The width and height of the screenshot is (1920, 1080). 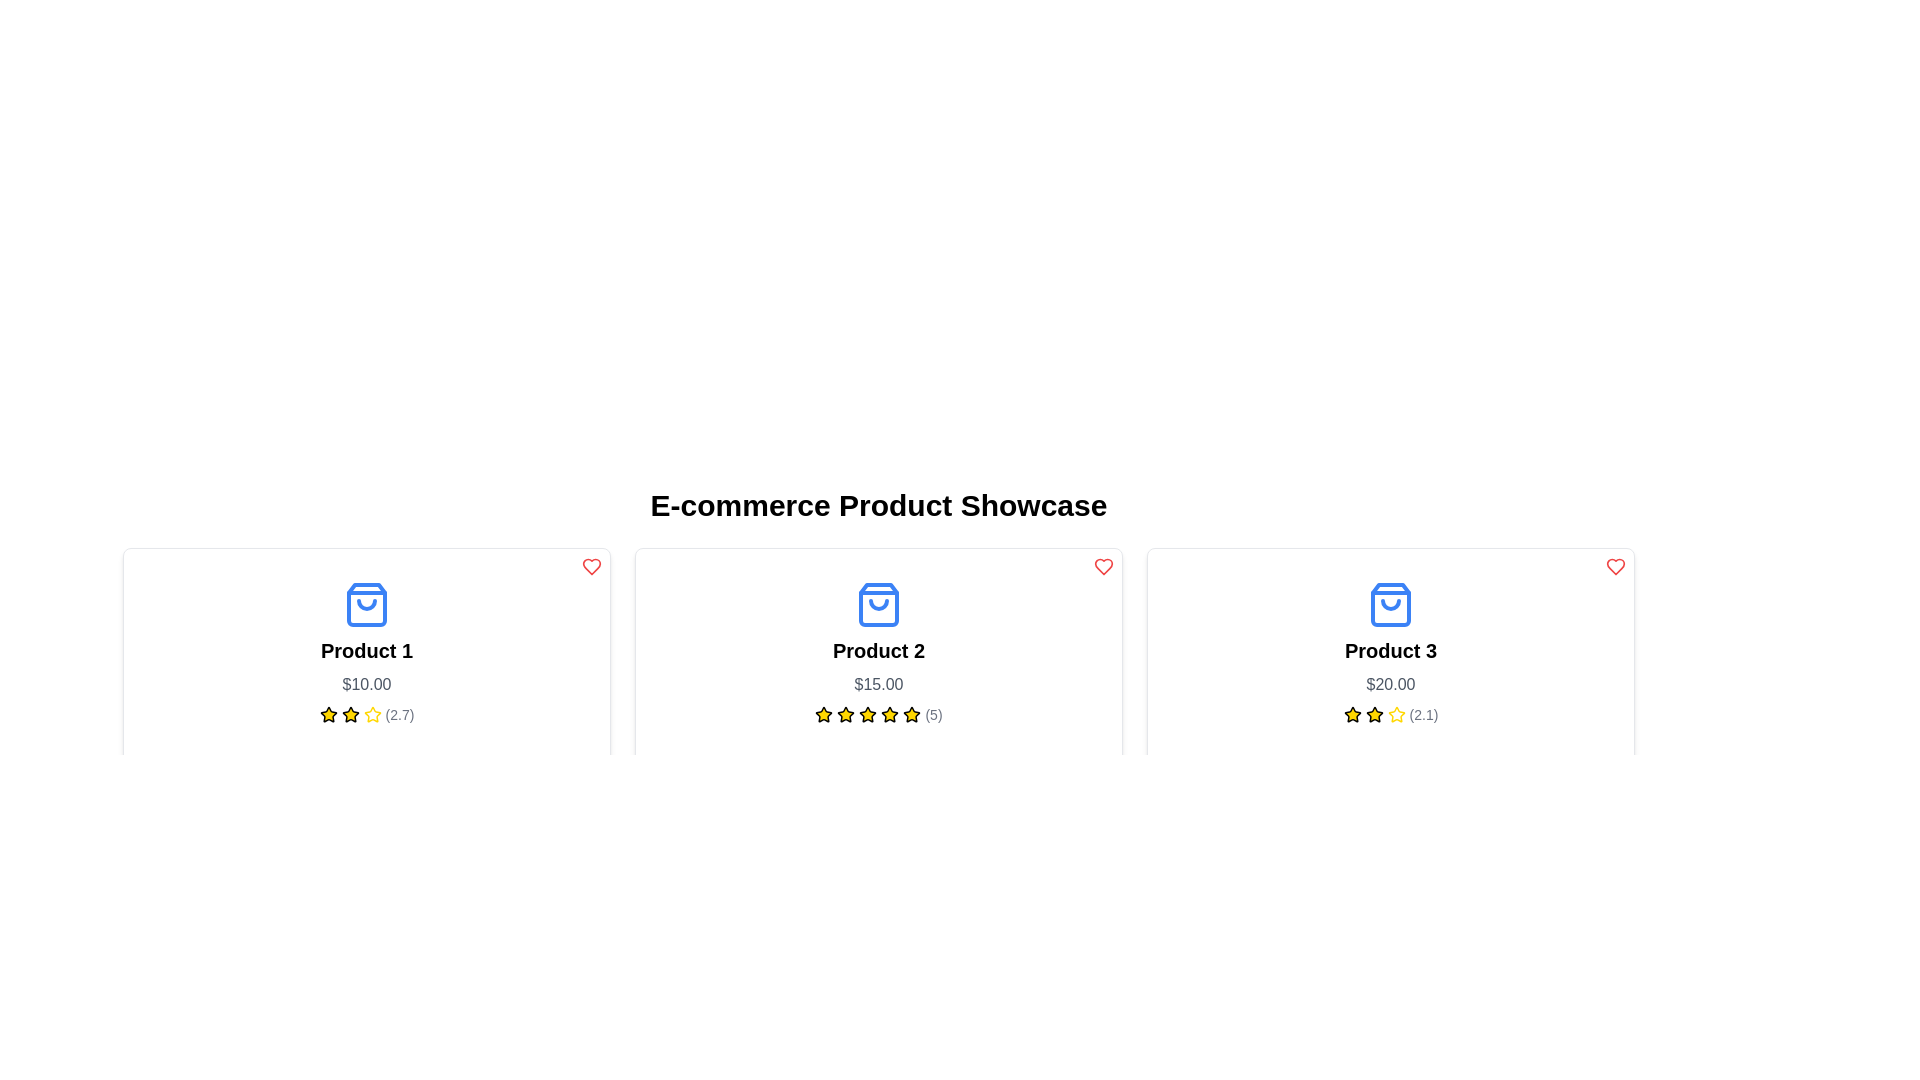 I want to click on the 'like' or 'favorite' icon button located at the top-right corner of the 'Product 3' card, so click(x=1616, y=567).